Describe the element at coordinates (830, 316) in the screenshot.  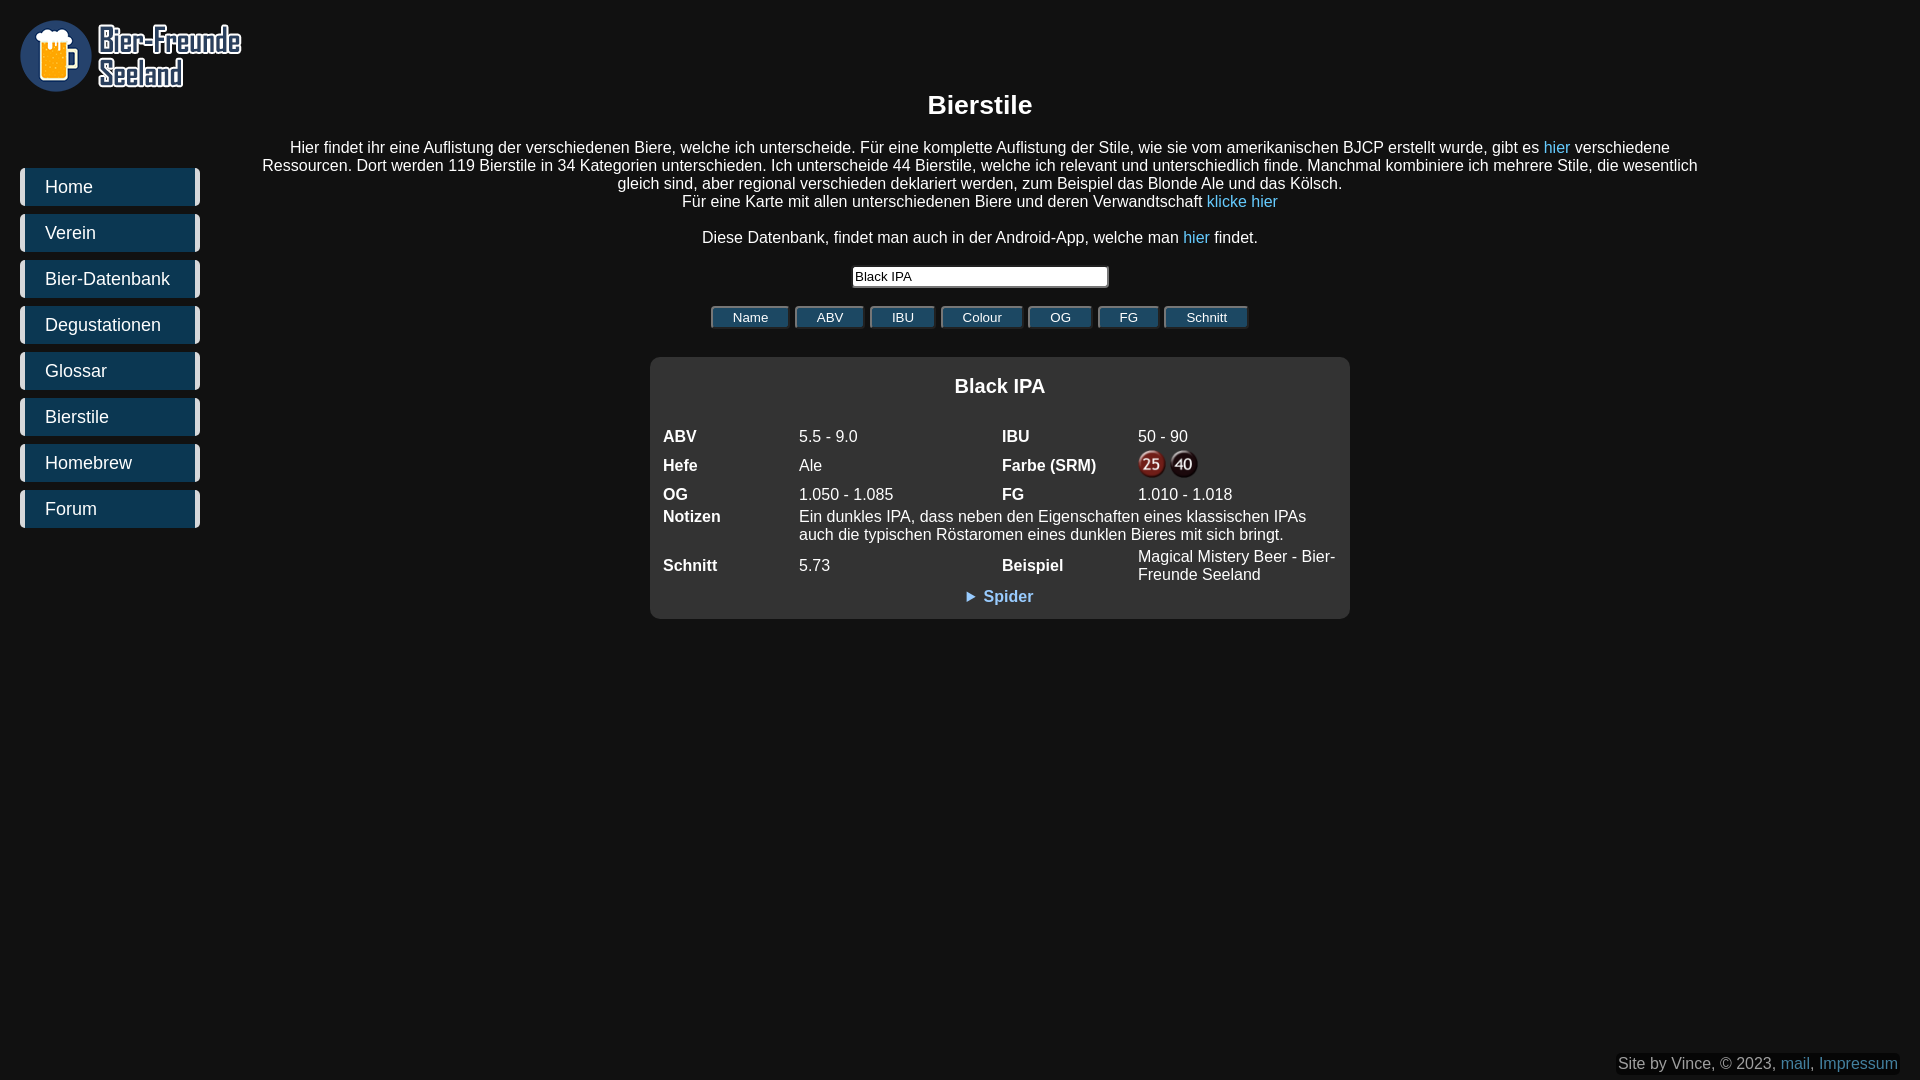
I see `'ABV'` at that location.